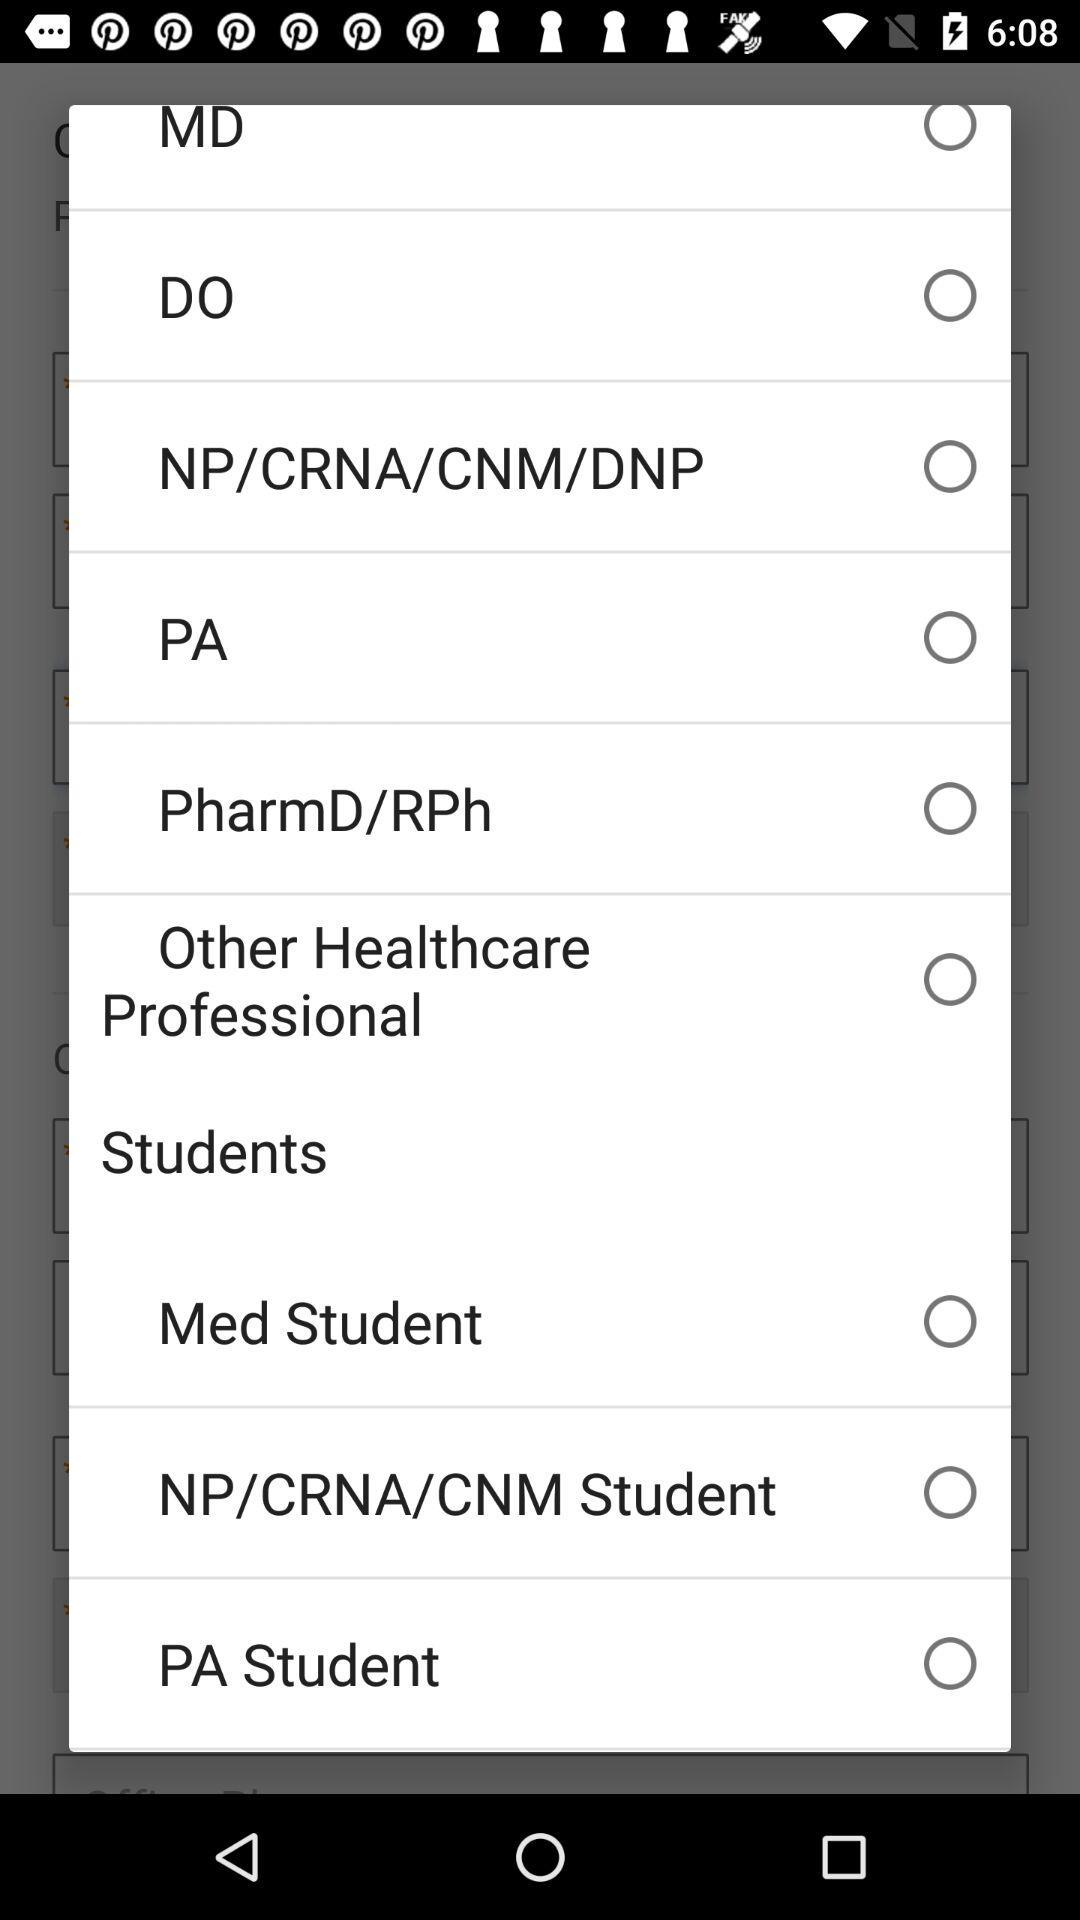 The height and width of the screenshot is (1920, 1080). Describe the element at coordinates (540, 1750) in the screenshot. I see `the     pharmacy student icon` at that location.